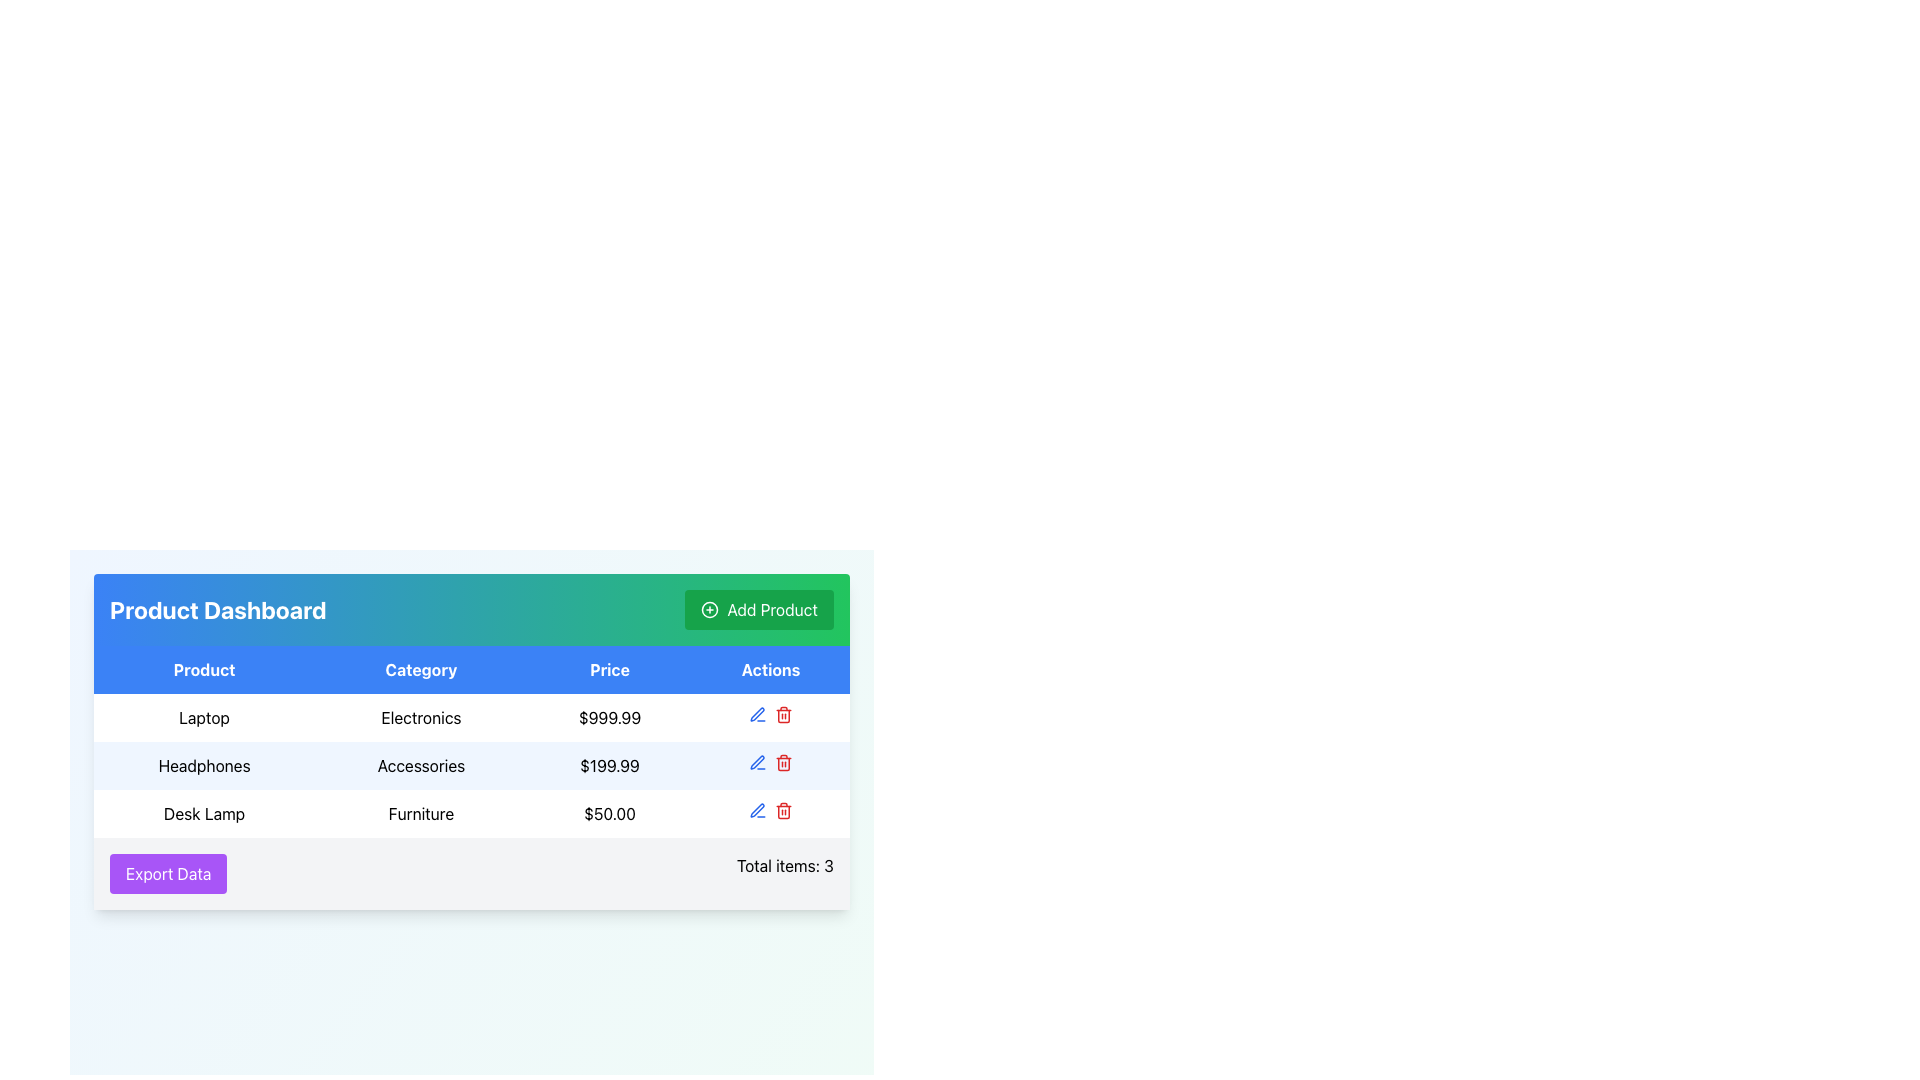  What do you see at coordinates (608, 813) in the screenshot?
I see `the price display for the product 'Desk Lamp' in the third column of the last table row` at bounding box center [608, 813].